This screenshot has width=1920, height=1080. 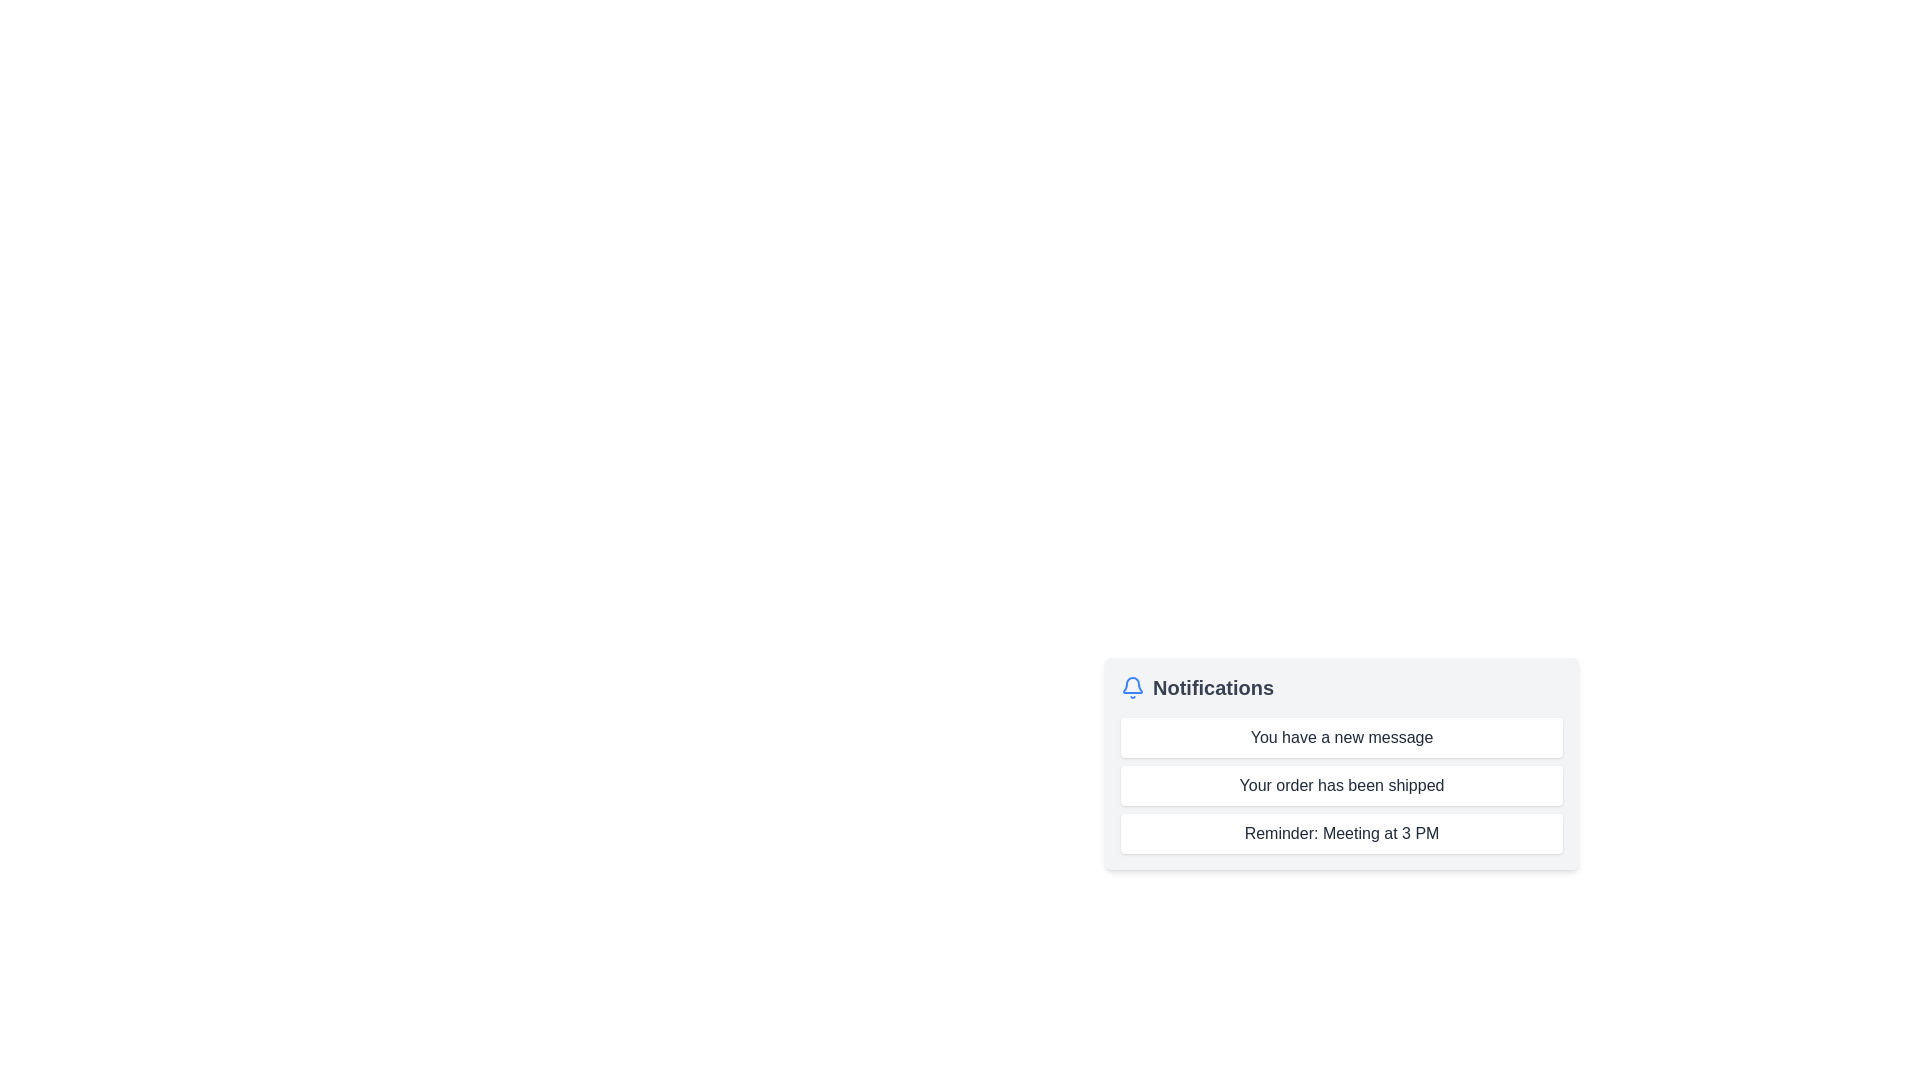 I want to click on text from the third entry in the notification list under the 'Notifications' heading, which displays 'Reminder: Meeting at 3 PM', so click(x=1342, y=833).